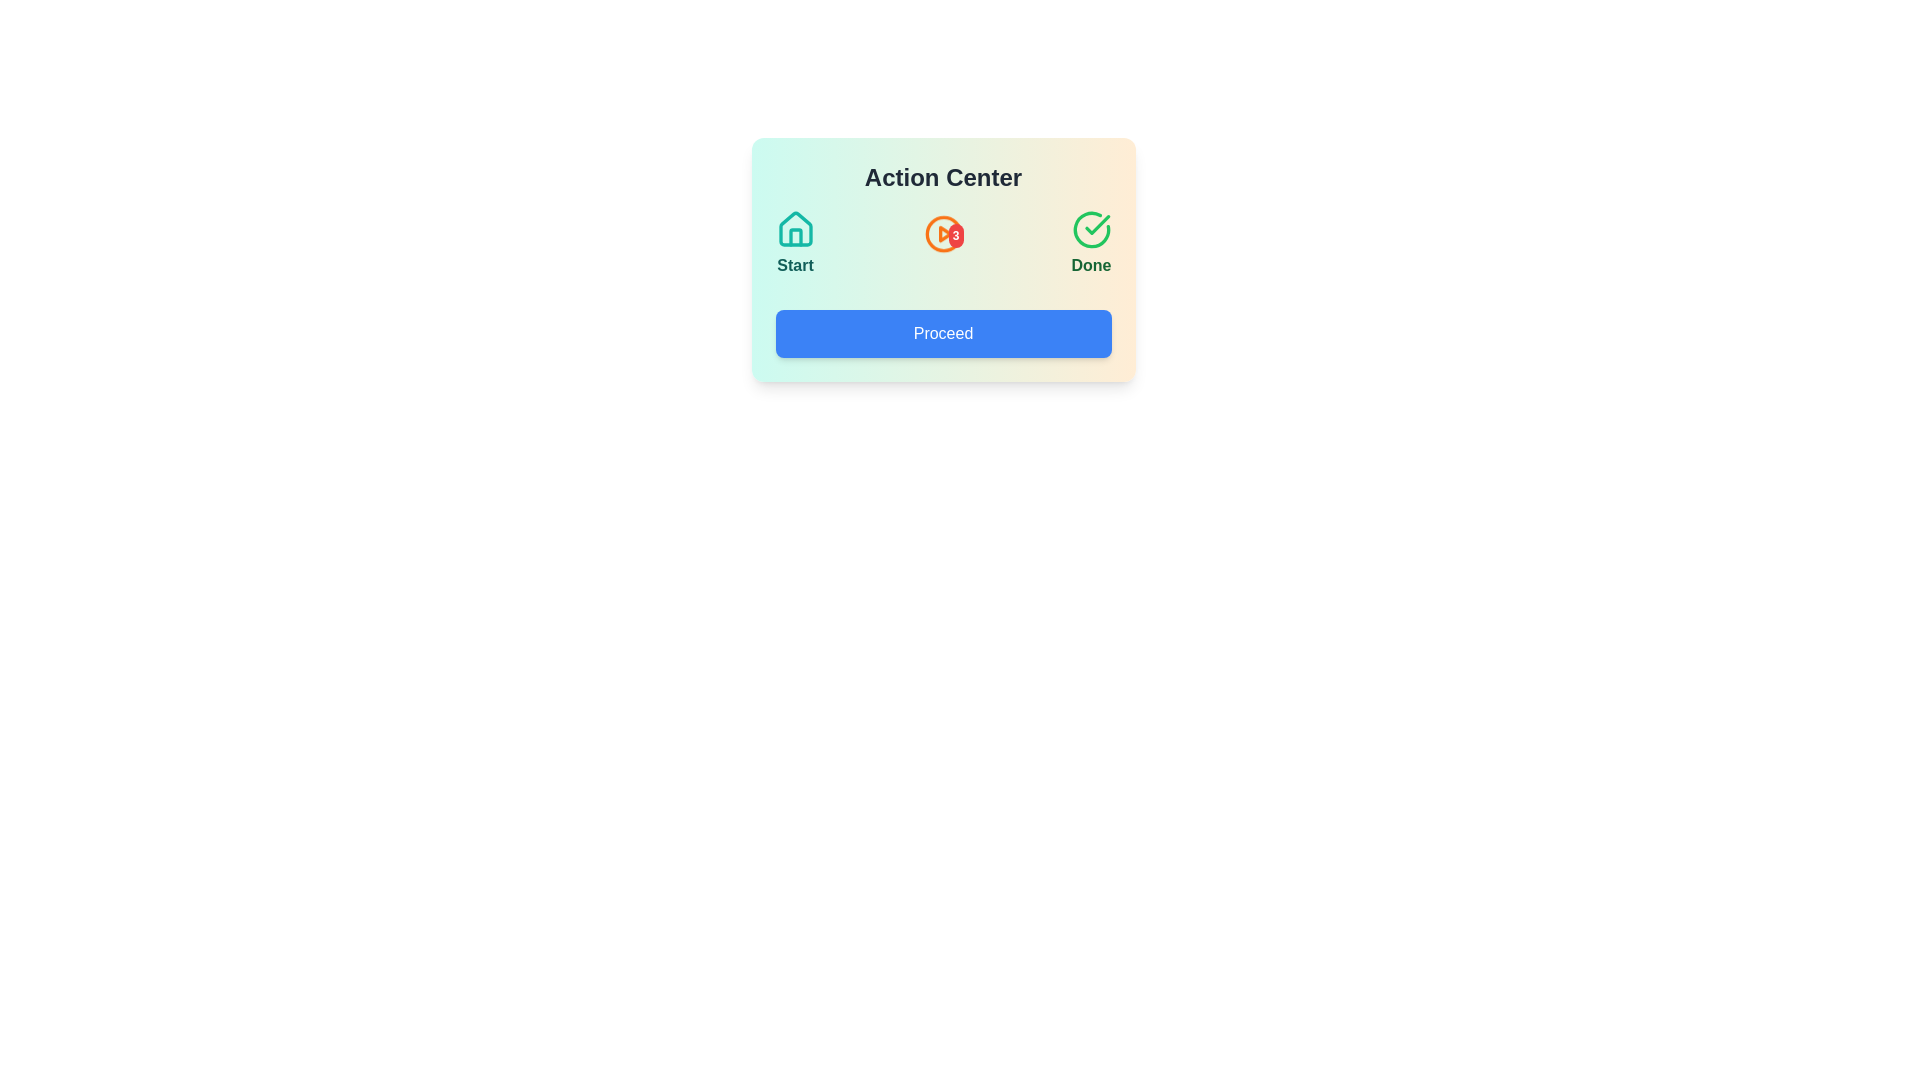 This screenshot has width=1920, height=1080. What do you see at coordinates (942, 333) in the screenshot?
I see `the 'Proceed' button, which is a blue rectangular button with white text` at bounding box center [942, 333].